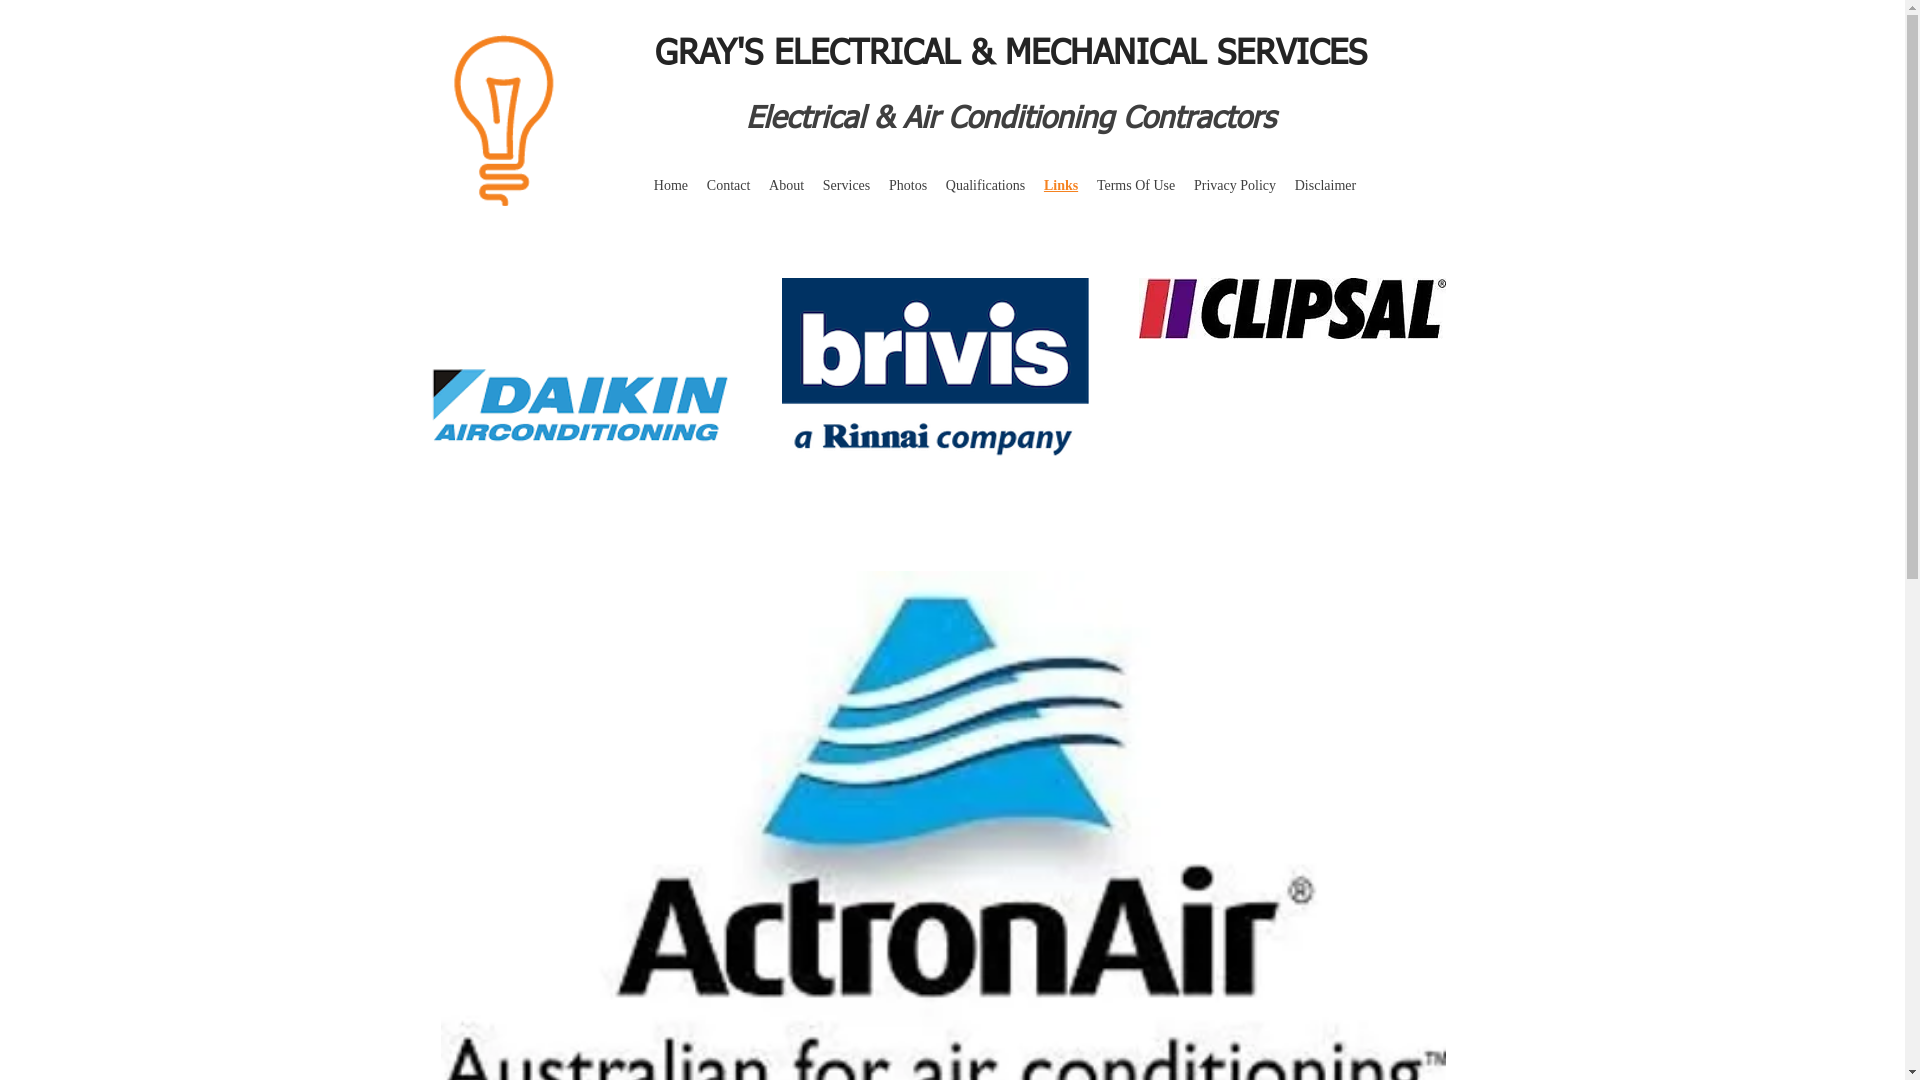 This screenshot has height=1080, width=1920. Describe the element at coordinates (907, 185) in the screenshot. I see `'Photos'` at that location.